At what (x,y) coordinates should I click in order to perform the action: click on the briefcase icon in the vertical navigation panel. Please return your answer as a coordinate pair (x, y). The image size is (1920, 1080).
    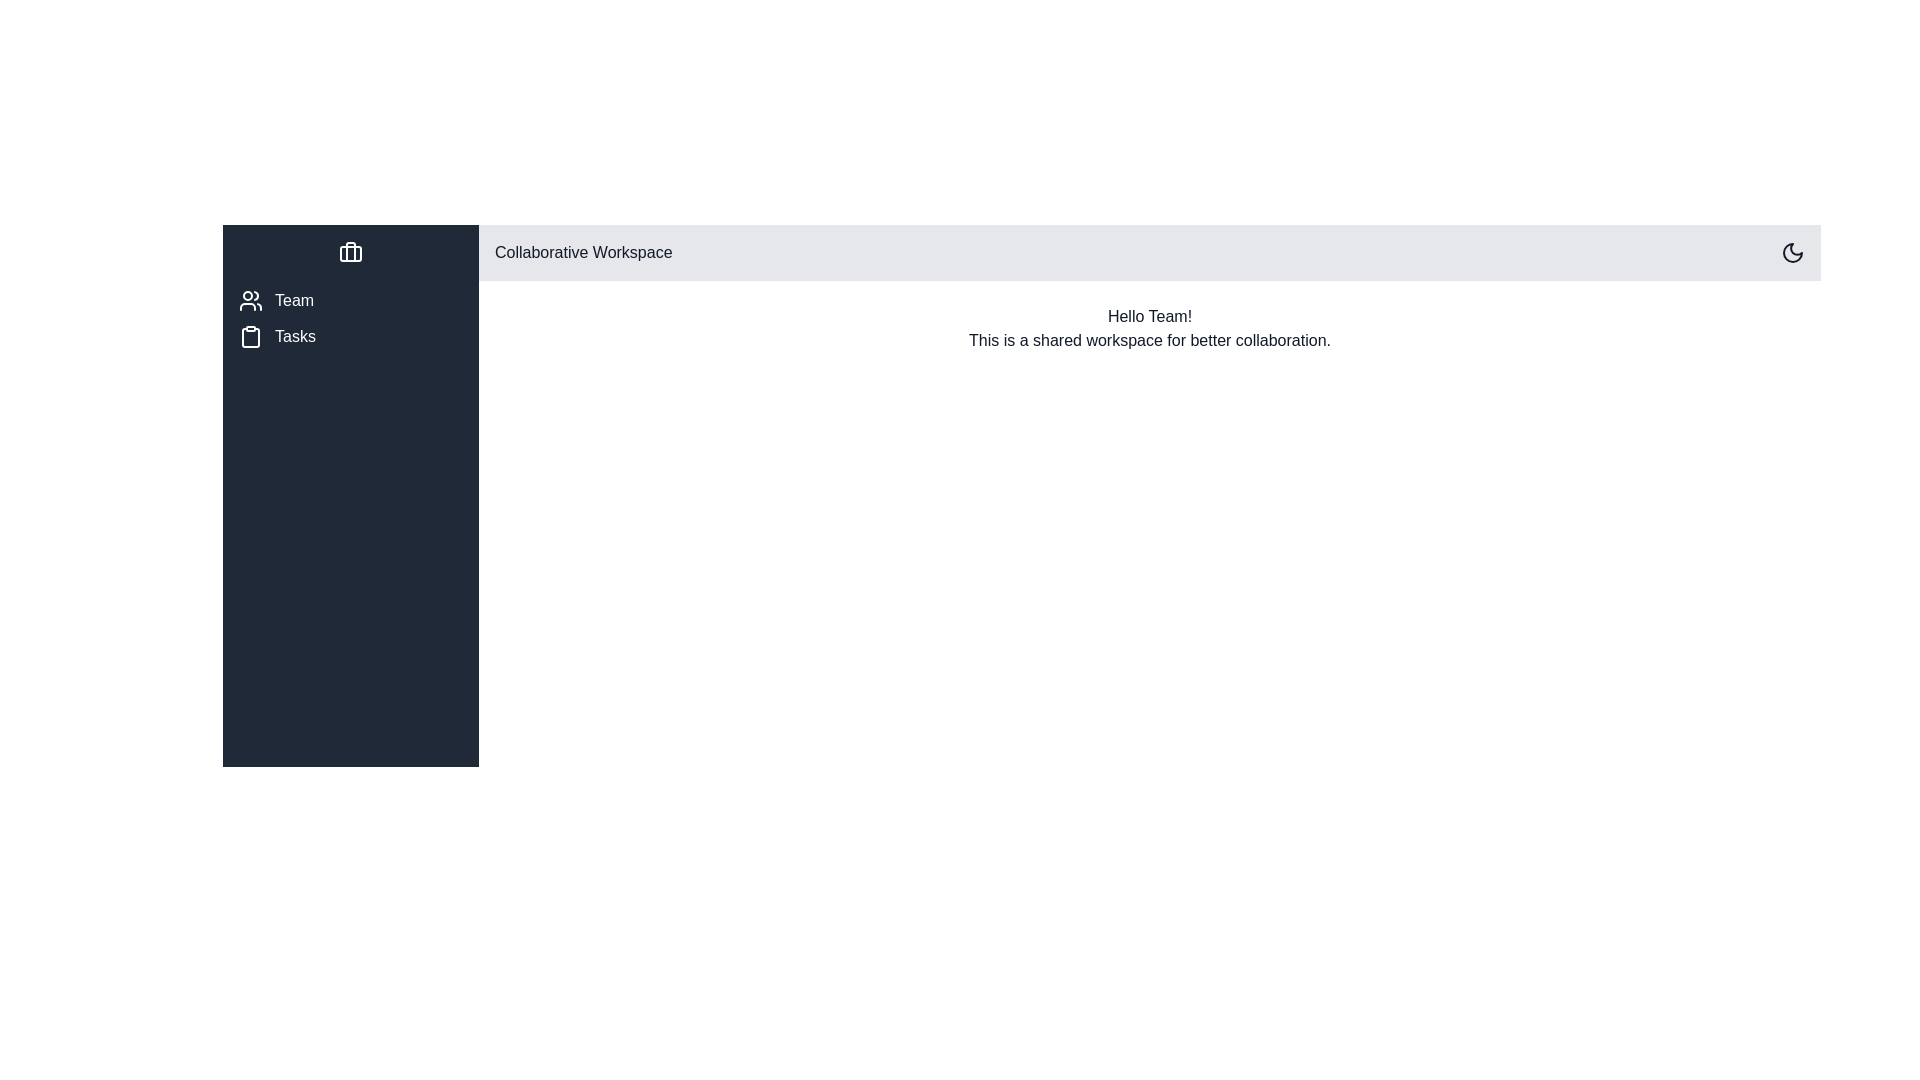
    Looking at the image, I should click on (350, 252).